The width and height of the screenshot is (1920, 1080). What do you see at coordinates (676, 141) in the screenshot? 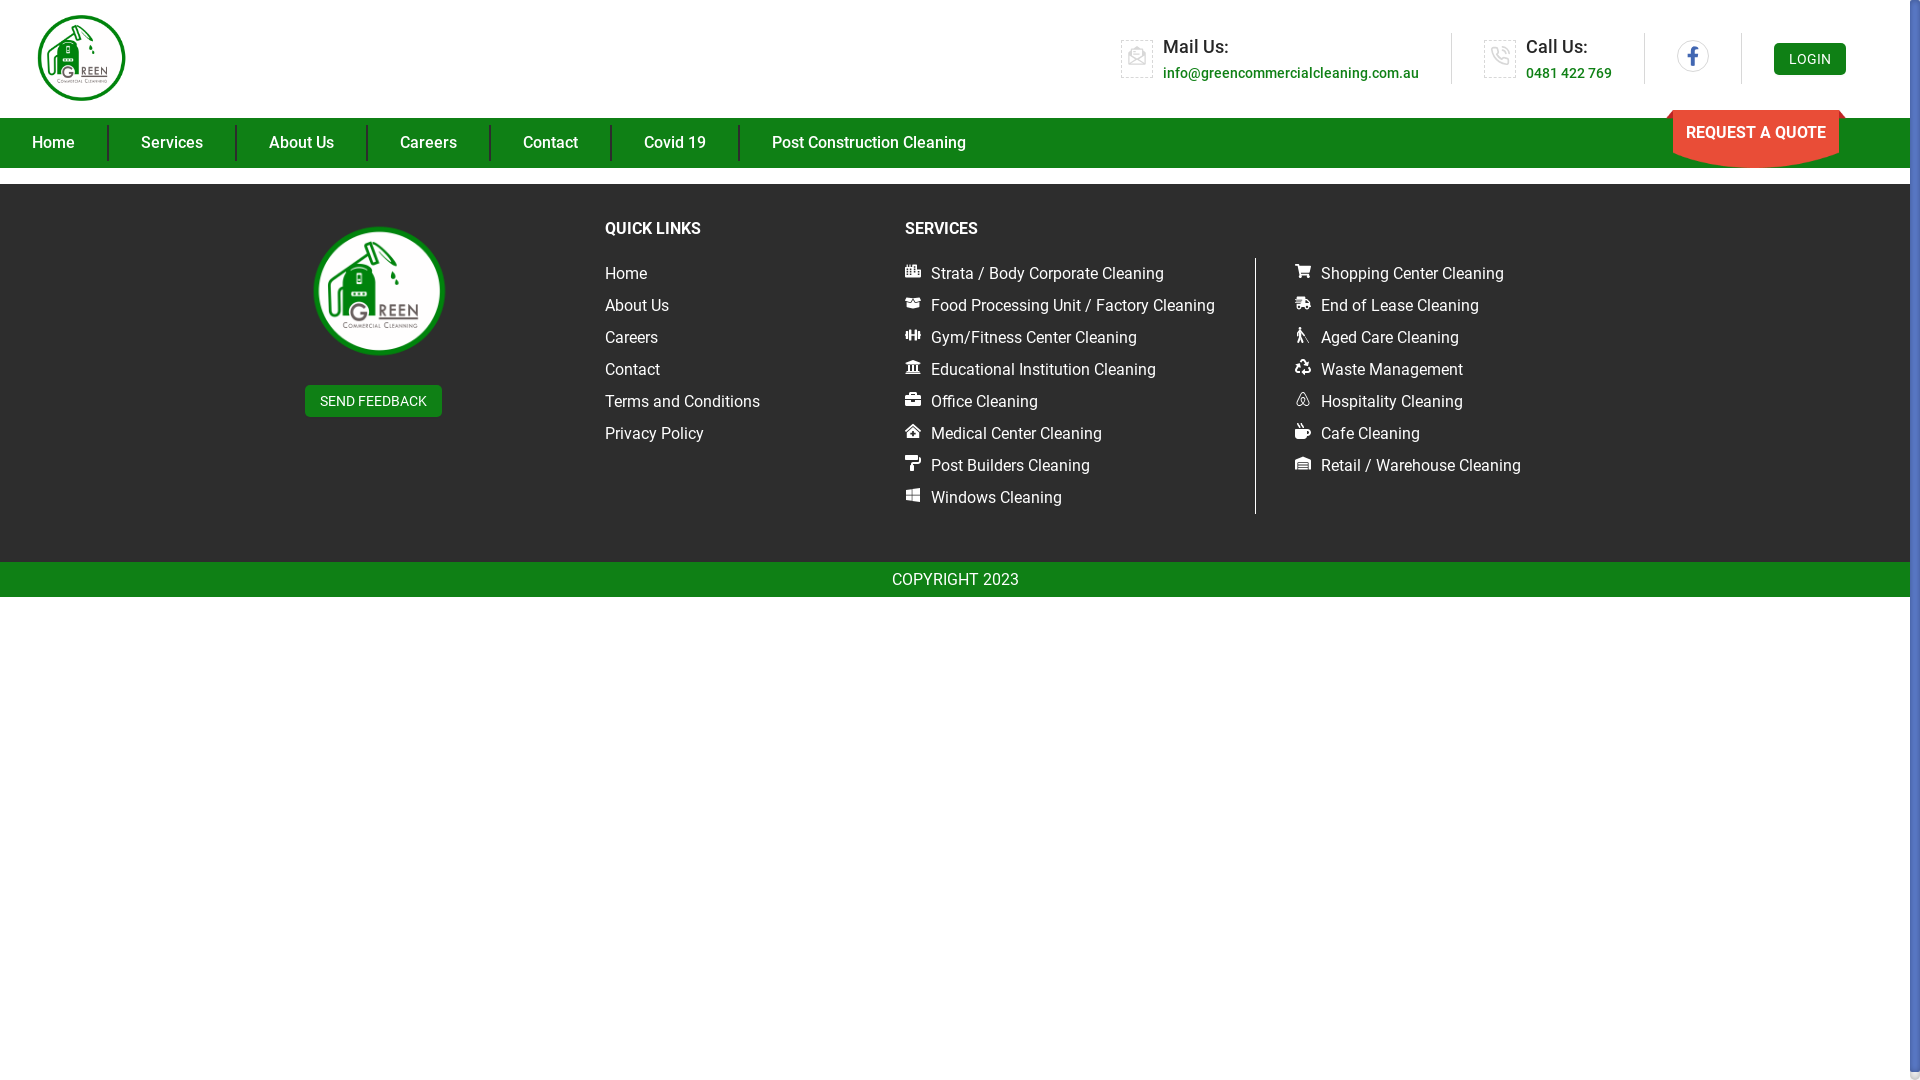
I see `'Covid 19'` at bounding box center [676, 141].